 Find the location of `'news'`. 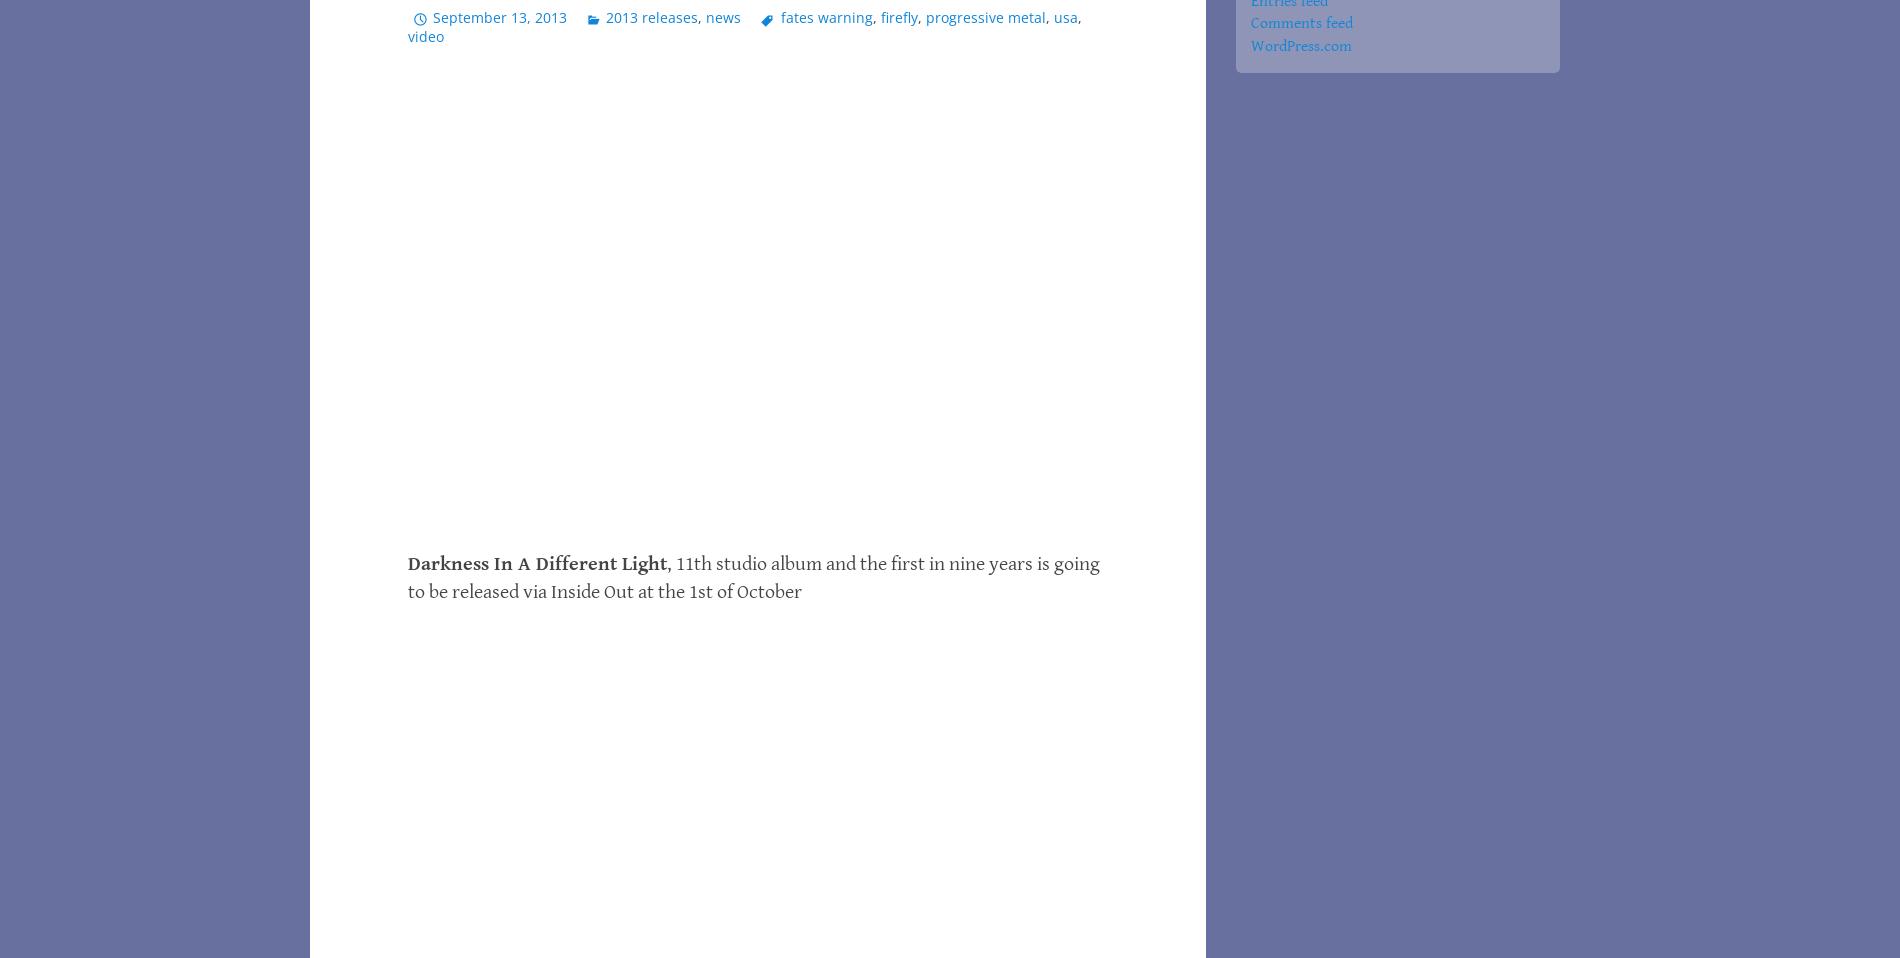

'news' is located at coordinates (722, 15).